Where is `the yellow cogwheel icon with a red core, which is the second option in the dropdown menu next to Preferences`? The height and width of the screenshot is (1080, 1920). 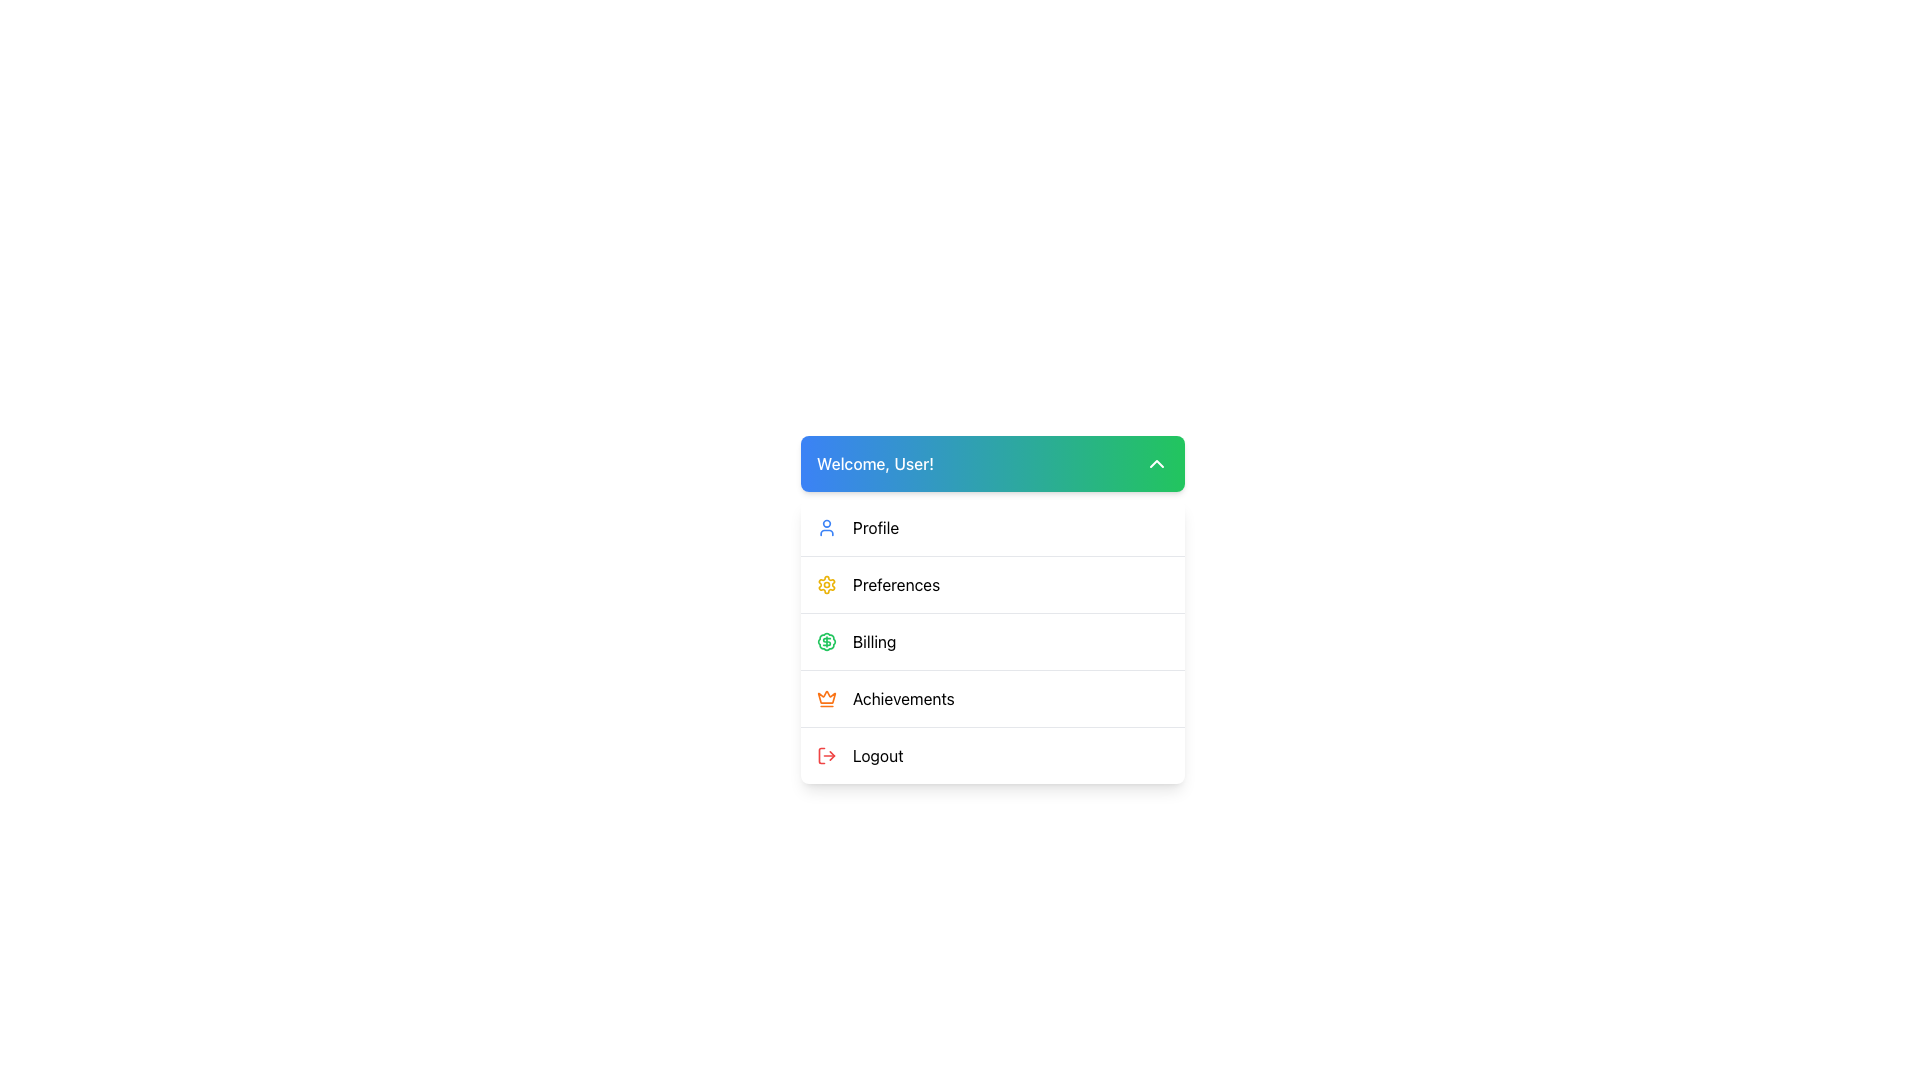 the yellow cogwheel icon with a red core, which is the second option in the dropdown menu next to Preferences is located at coordinates (826, 585).